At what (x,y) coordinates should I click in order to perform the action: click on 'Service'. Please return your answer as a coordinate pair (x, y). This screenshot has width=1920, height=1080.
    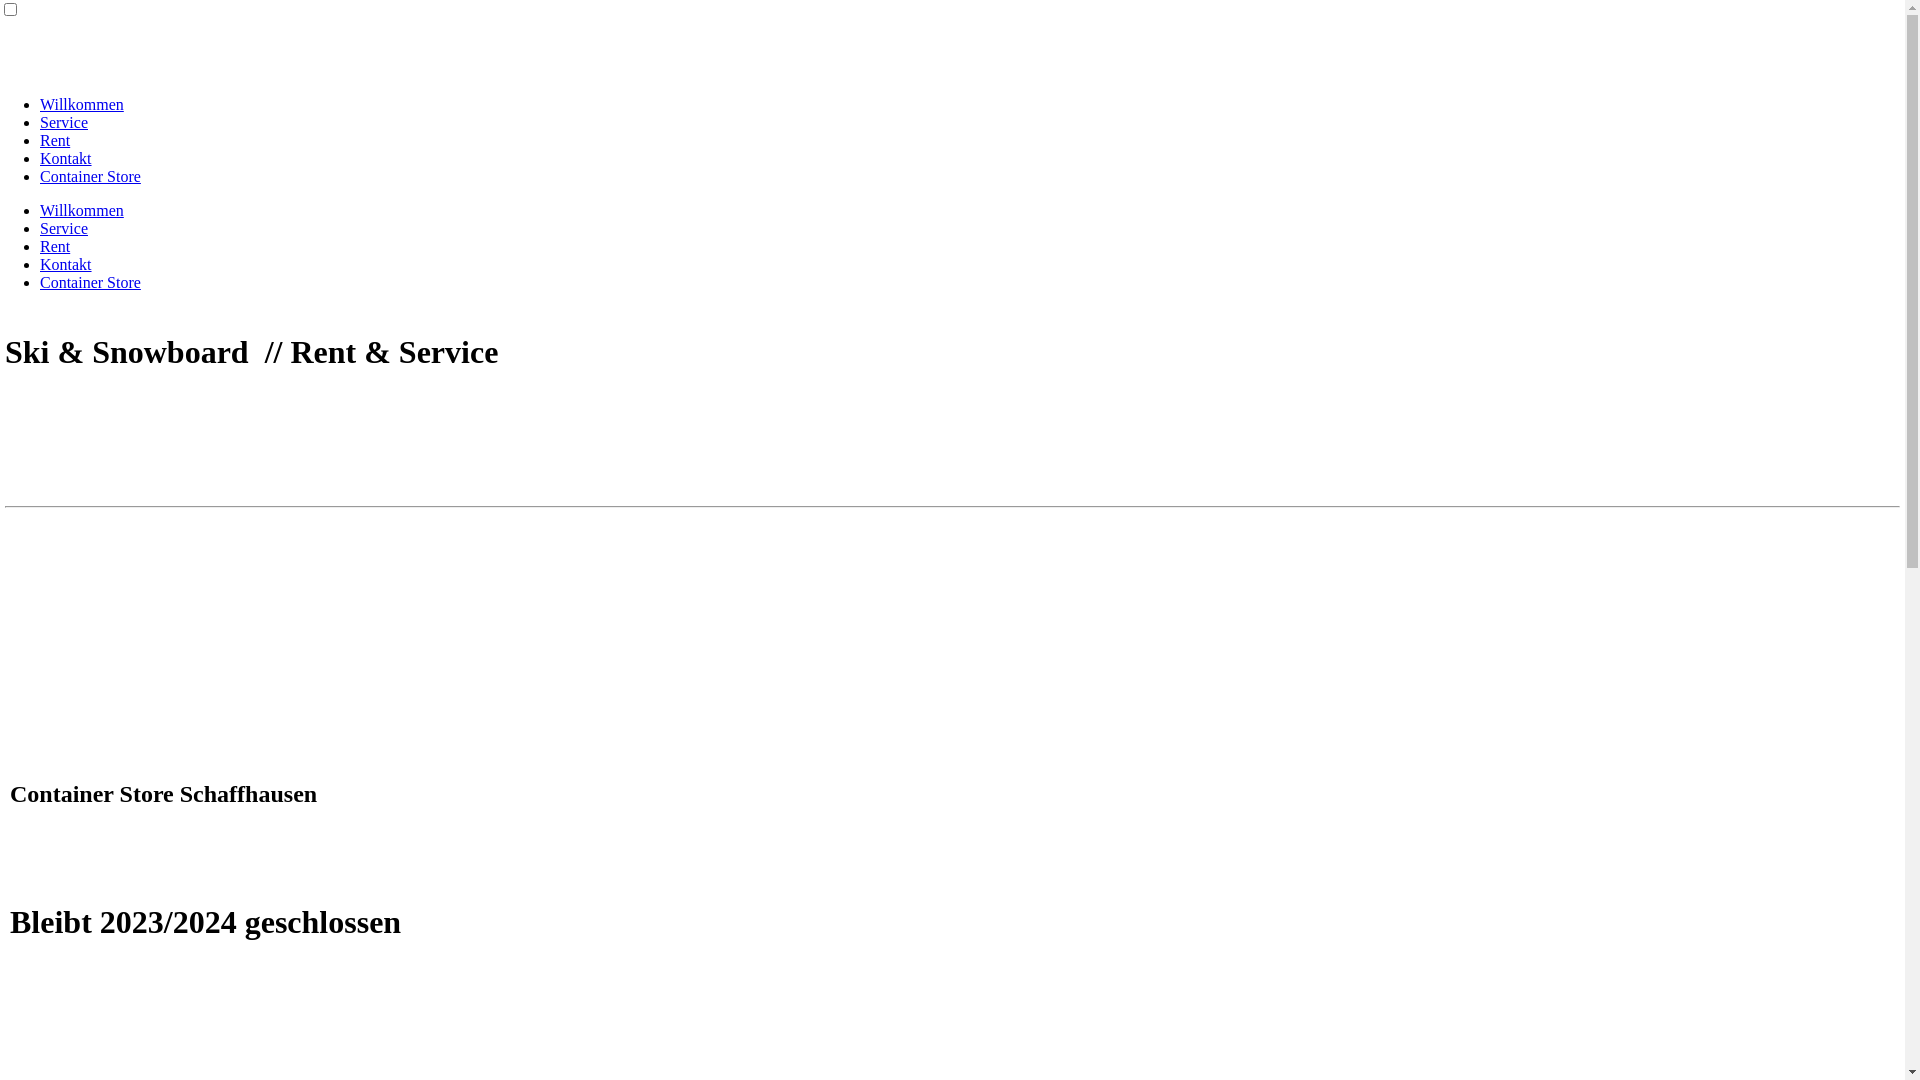
    Looking at the image, I should click on (63, 122).